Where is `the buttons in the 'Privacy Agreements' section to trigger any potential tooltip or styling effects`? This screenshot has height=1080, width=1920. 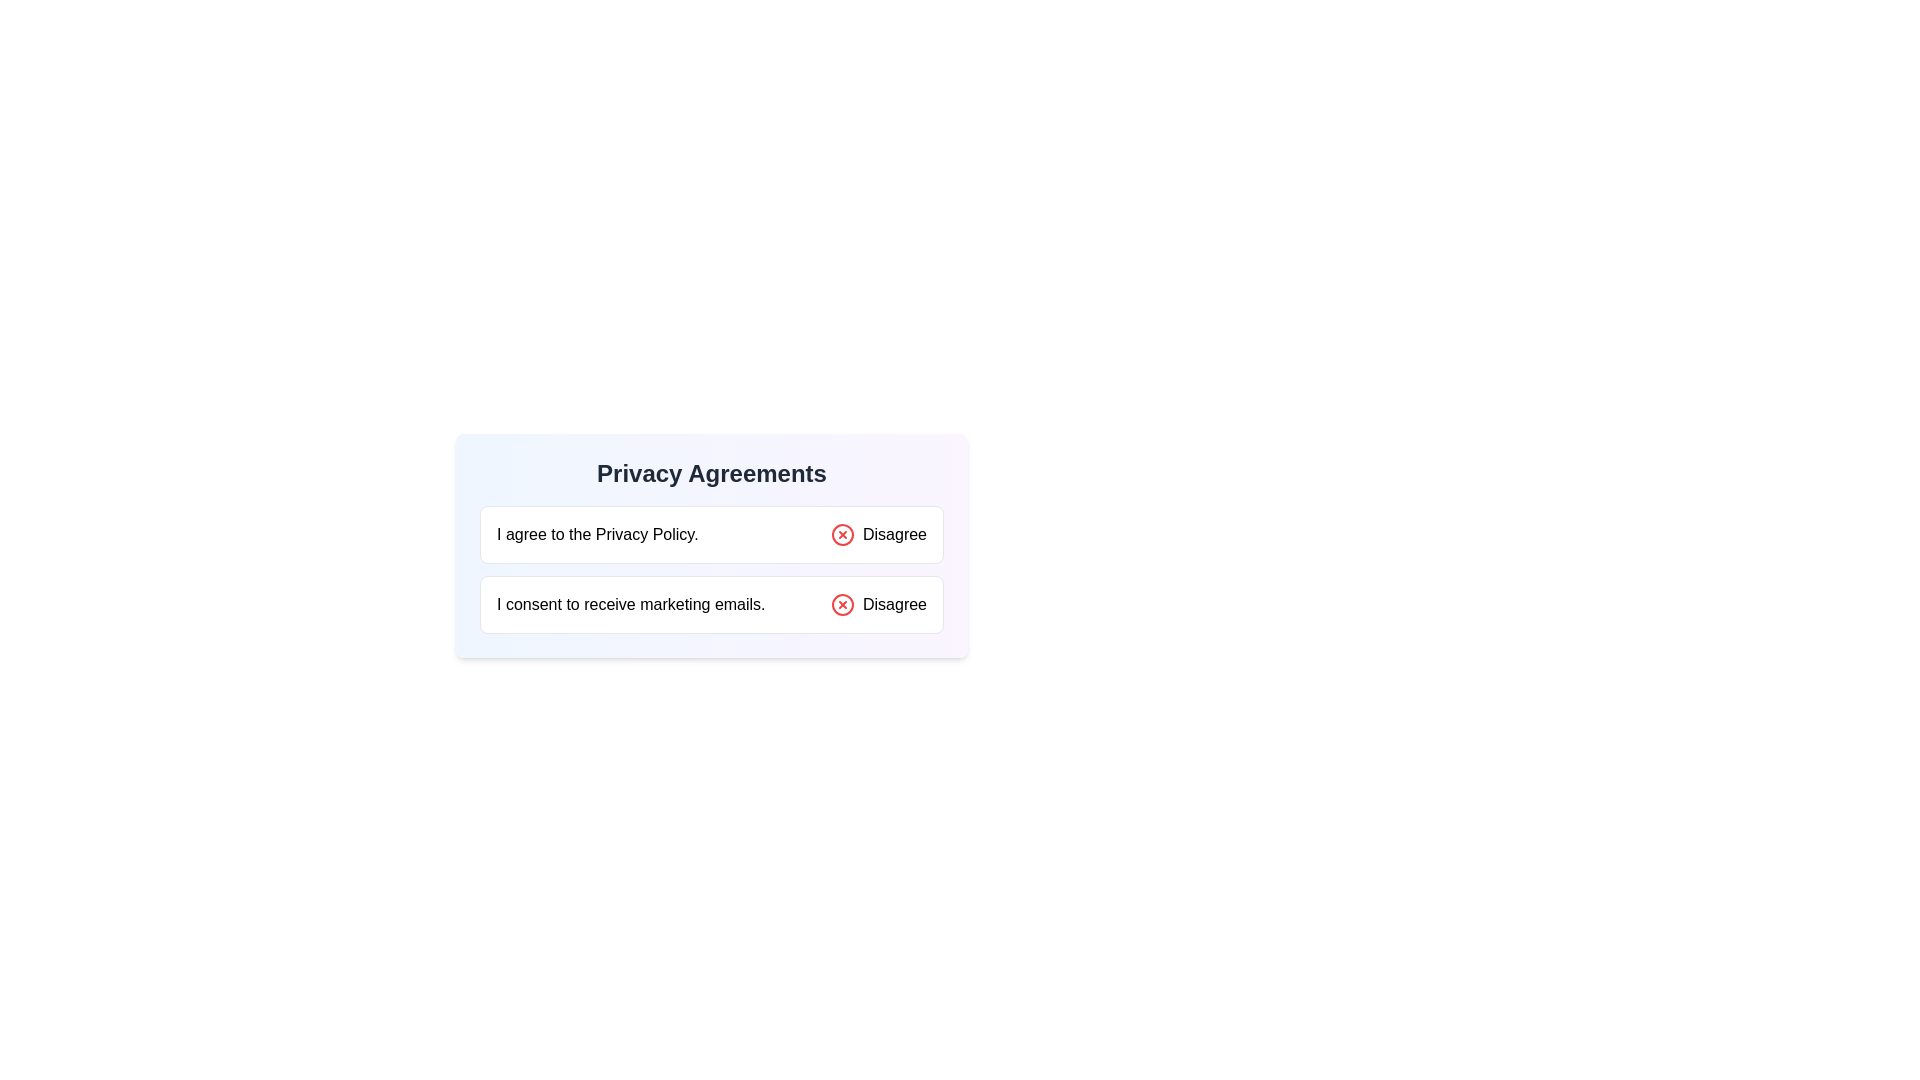 the buttons in the 'Privacy Agreements' section to trigger any potential tooltip or styling effects is located at coordinates (711, 570).